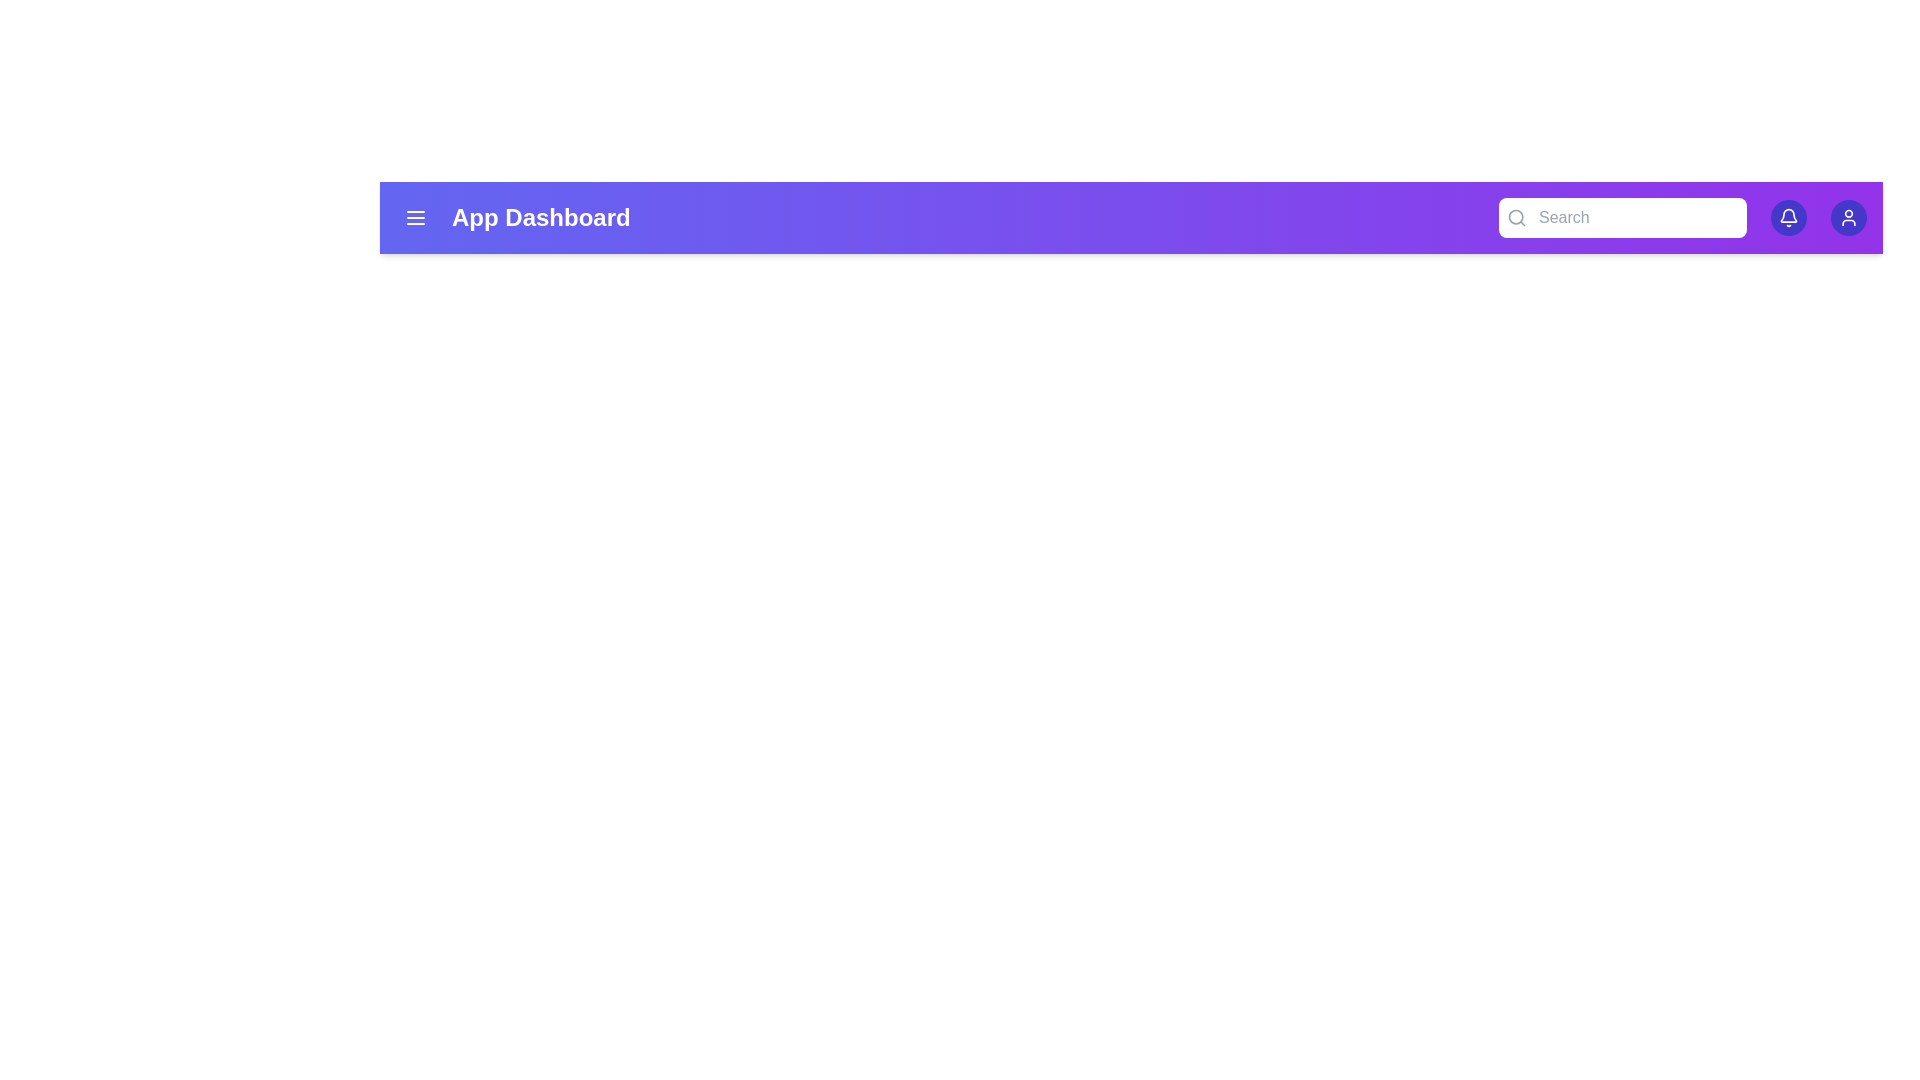  Describe the element at coordinates (1516, 218) in the screenshot. I see `the search icon to activate the search functionality` at that location.